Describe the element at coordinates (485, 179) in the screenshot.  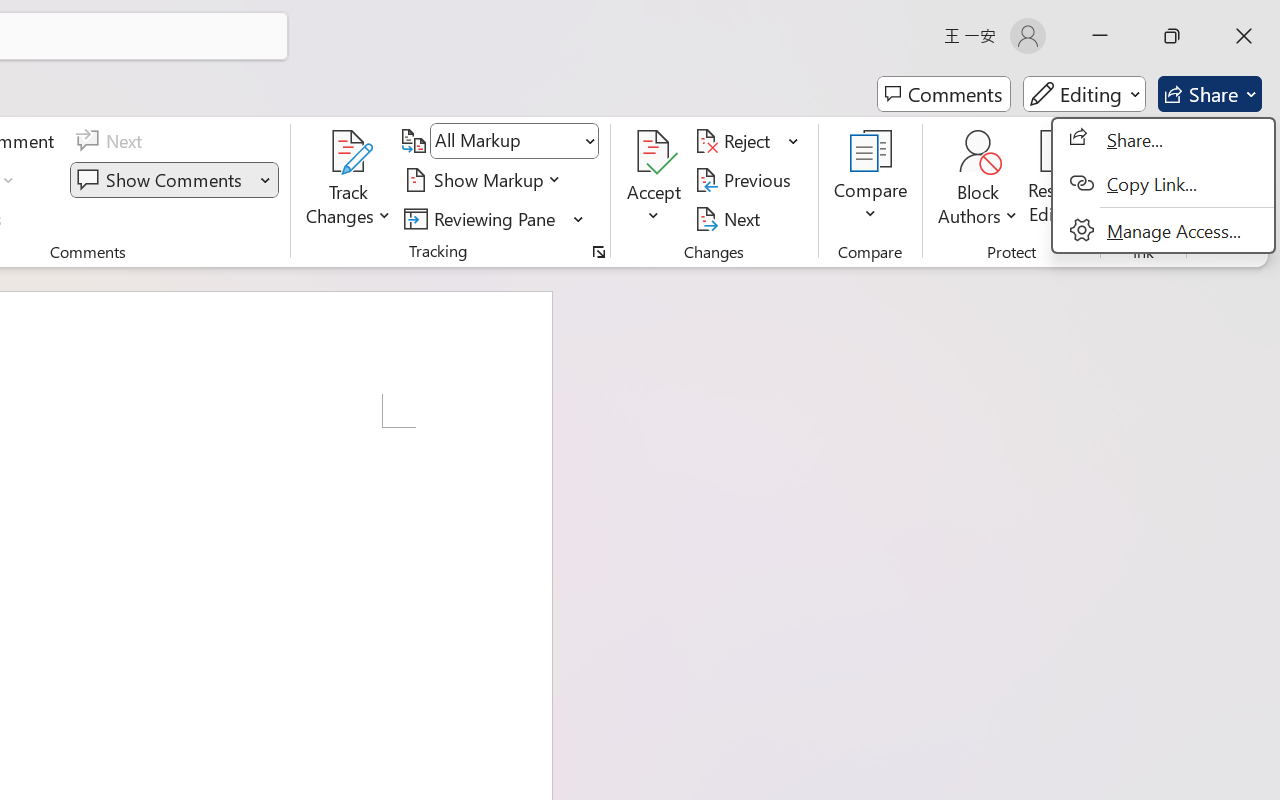
I see `'Show Markup'` at that location.